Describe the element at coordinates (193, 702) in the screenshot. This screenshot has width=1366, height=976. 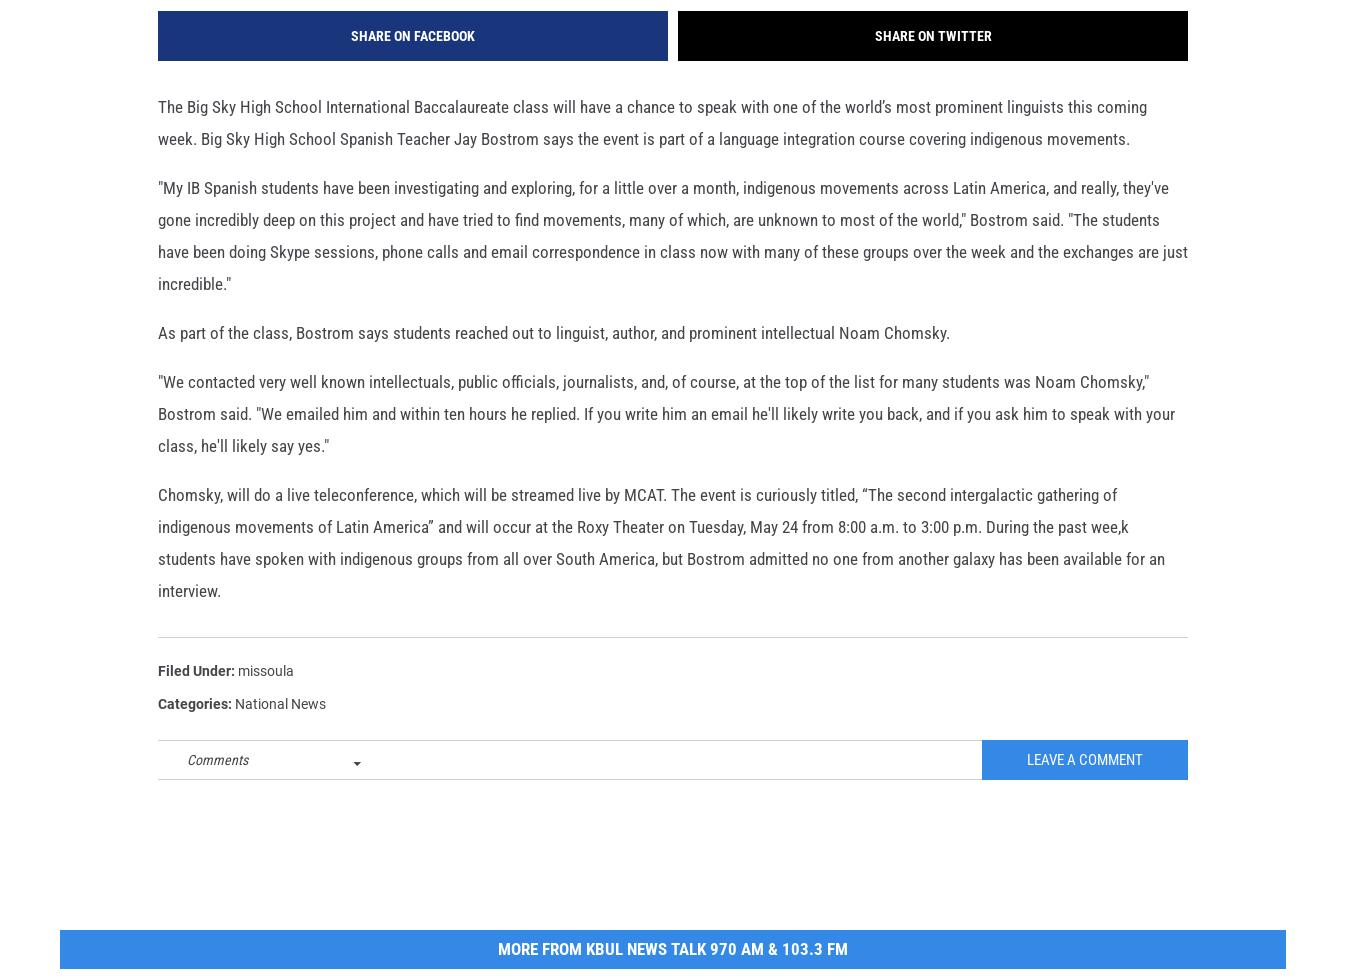
I see `'Filed Under'` at that location.